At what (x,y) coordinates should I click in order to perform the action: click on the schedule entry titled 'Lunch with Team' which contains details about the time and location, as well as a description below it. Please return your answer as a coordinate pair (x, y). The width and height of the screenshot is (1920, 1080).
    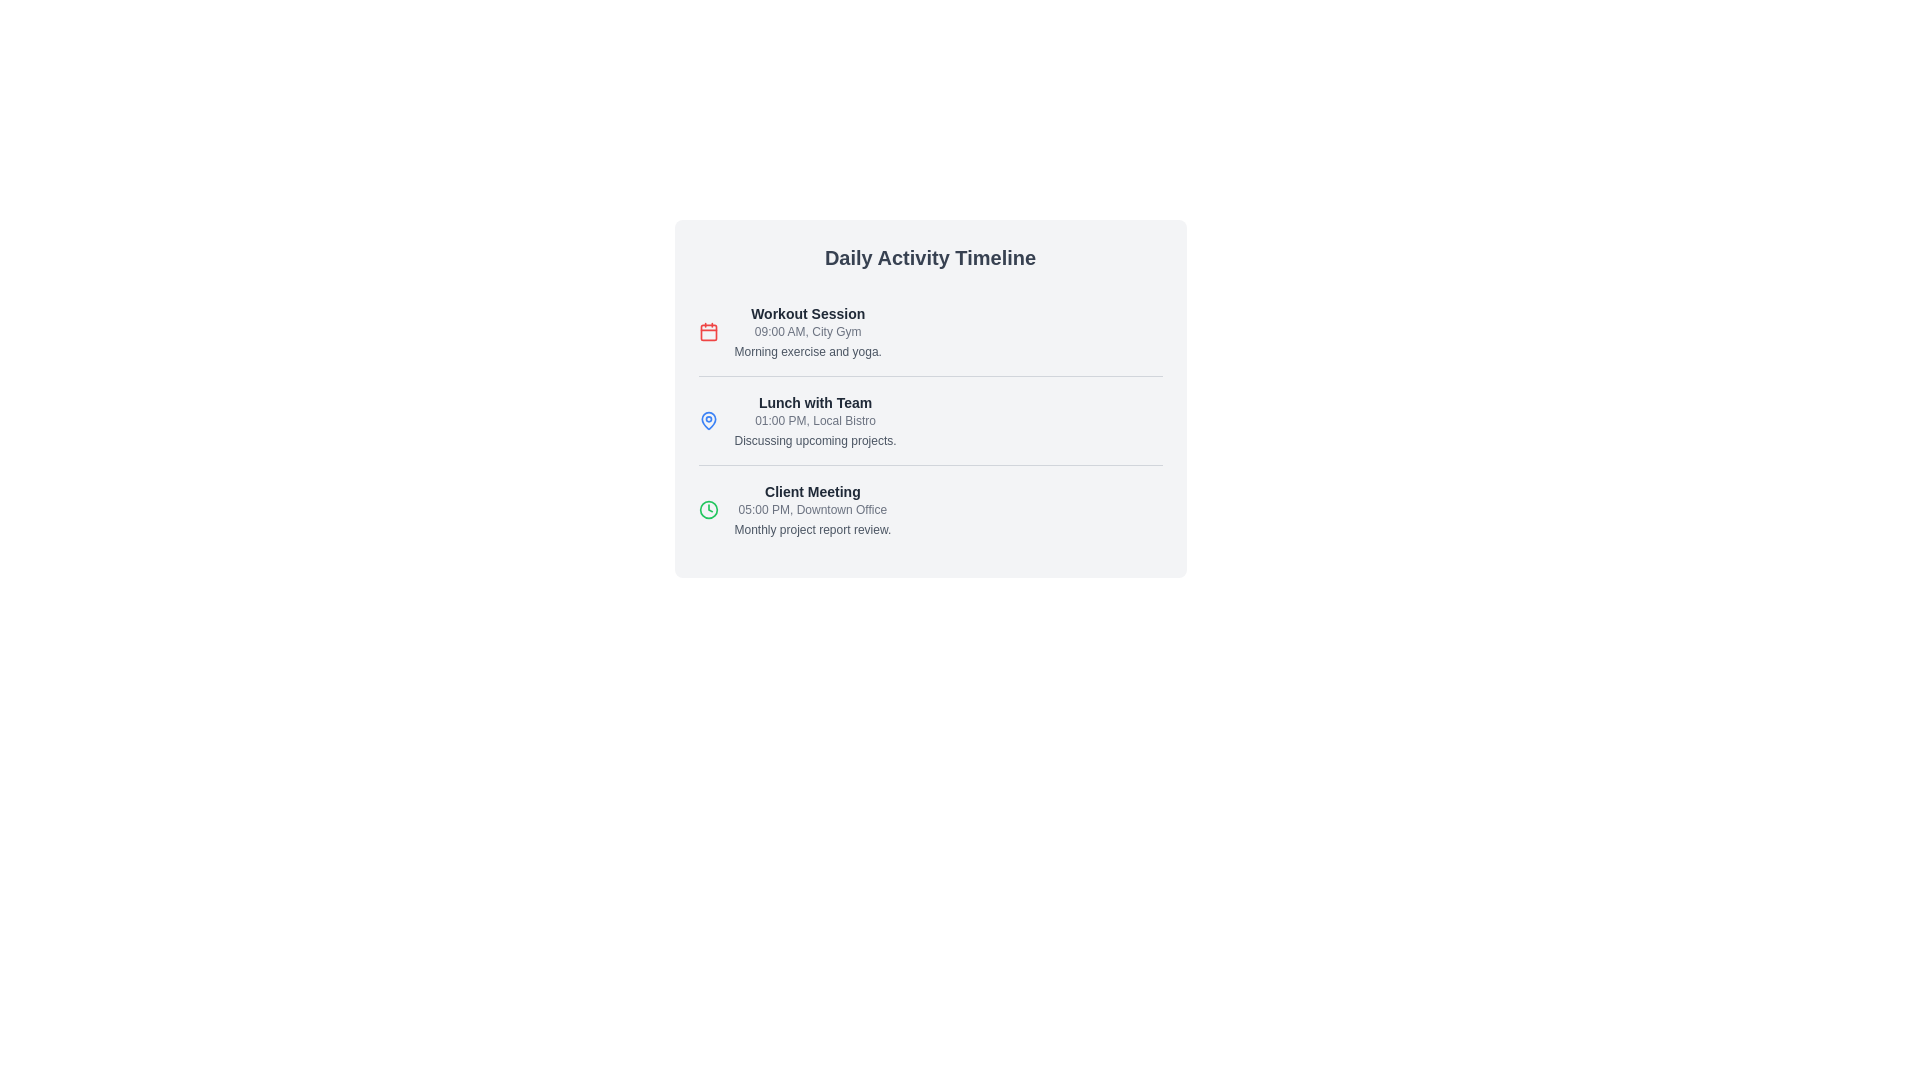
    Looking at the image, I should click on (929, 419).